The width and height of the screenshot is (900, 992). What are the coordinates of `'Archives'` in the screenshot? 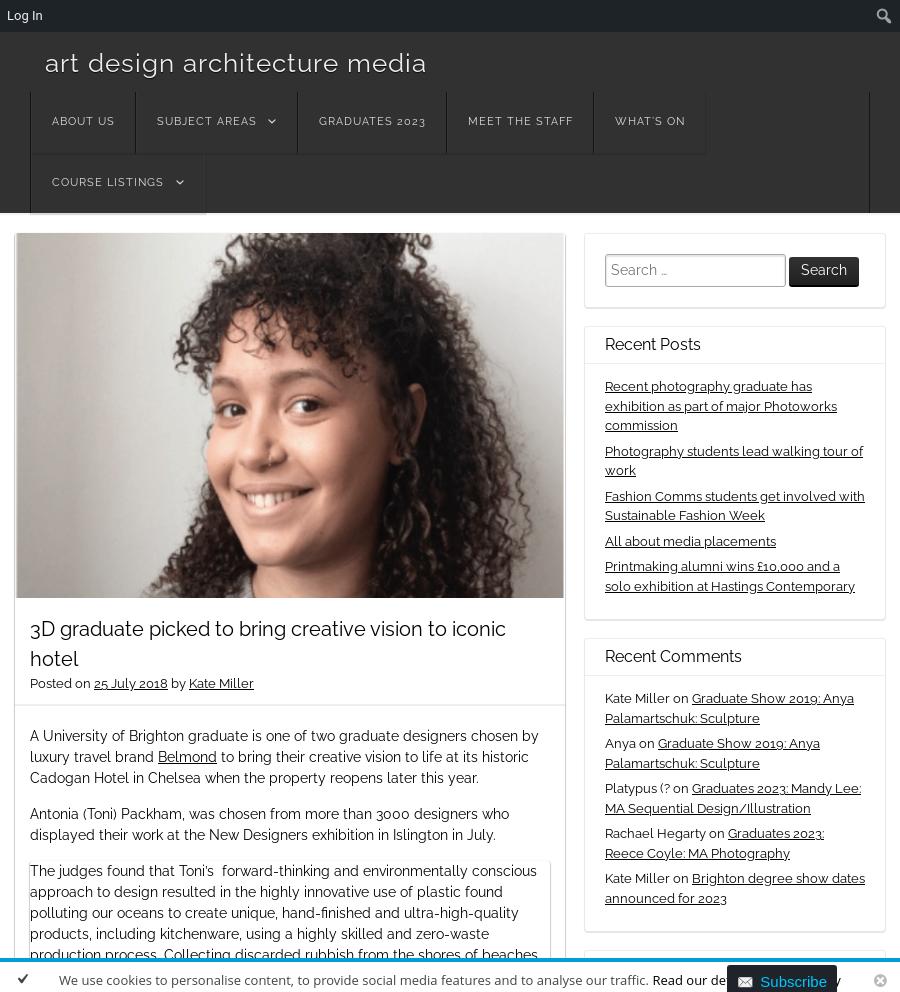 It's located at (637, 968).